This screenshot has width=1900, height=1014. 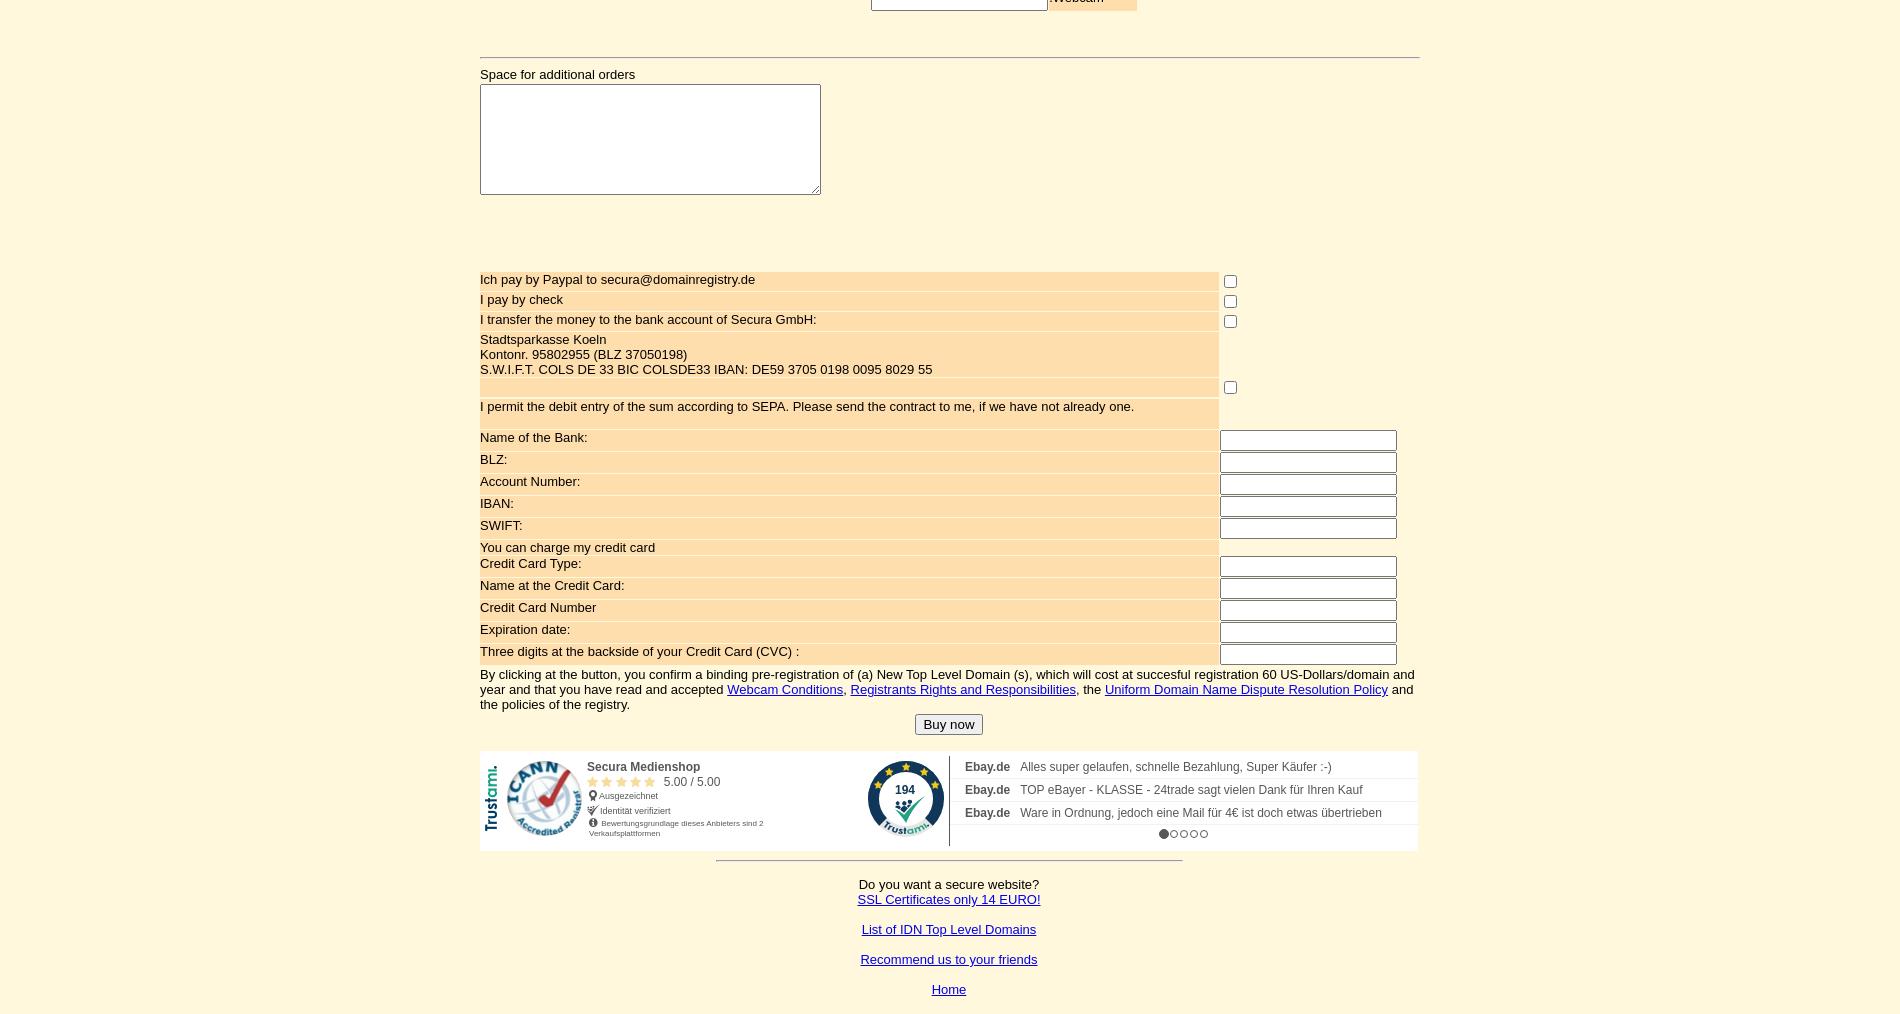 I want to click on 'I pay by check', so click(x=479, y=299).